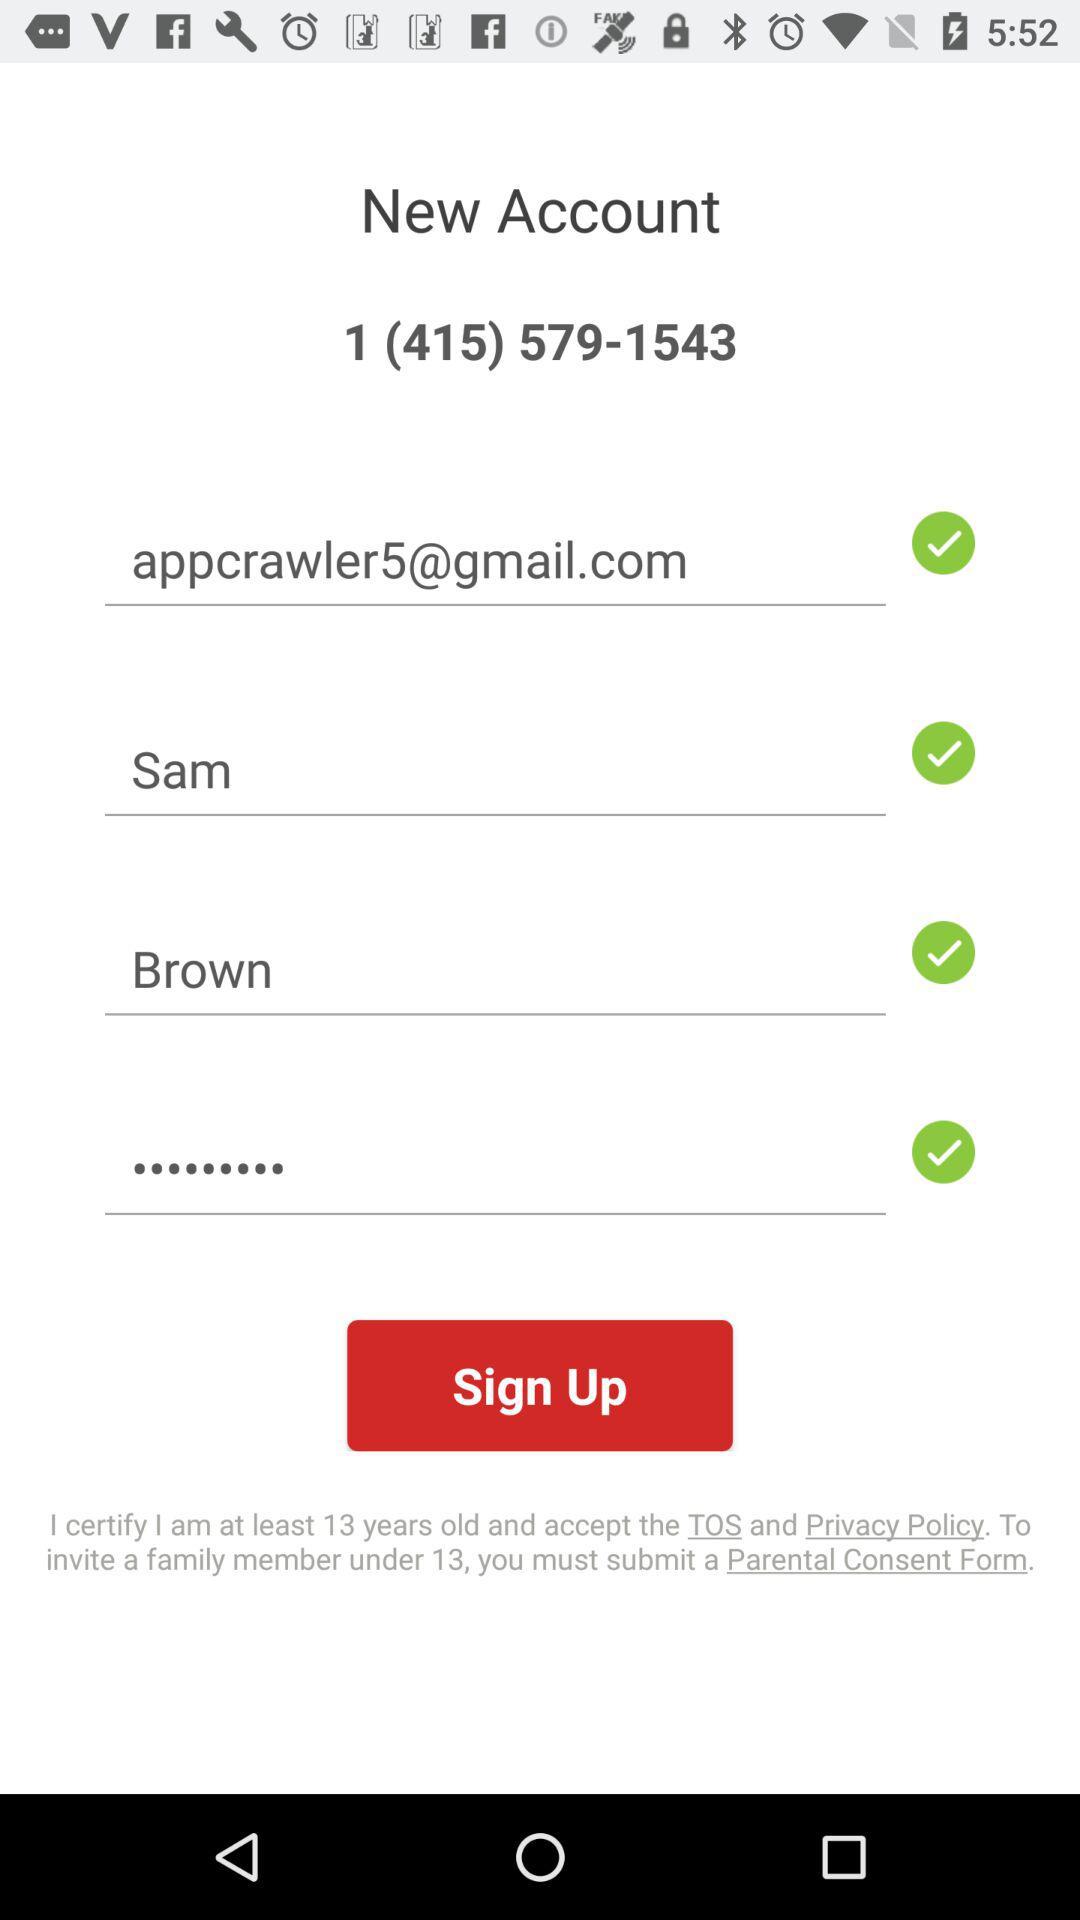 This screenshot has height=1920, width=1080. Describe the element at coordinates (495, 558) in the screenshot. I see `item below the 1 415 579 item` at that location.